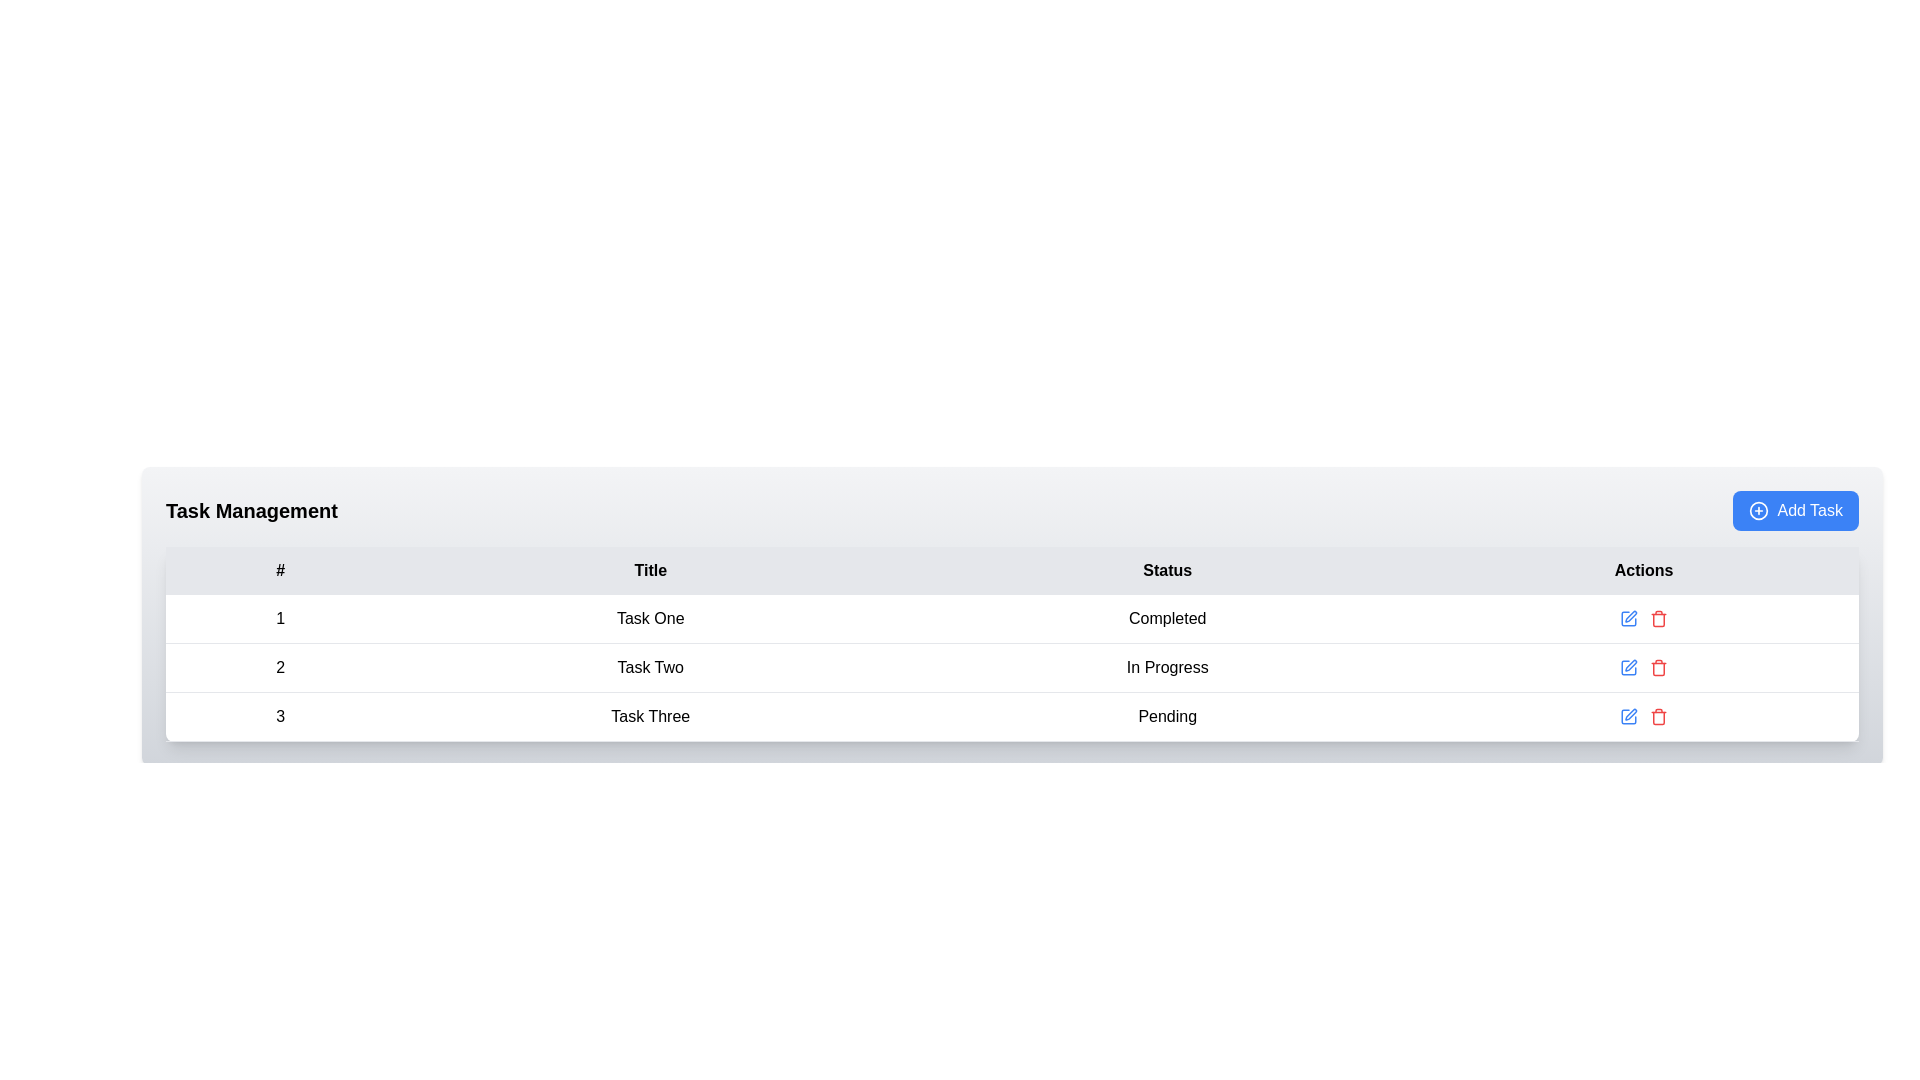 This screenshot has width=1920, height=1080. Describe the element at coordinates (1012, 618) in the screenshot. I see `the first table row containing task-related data` at that location.